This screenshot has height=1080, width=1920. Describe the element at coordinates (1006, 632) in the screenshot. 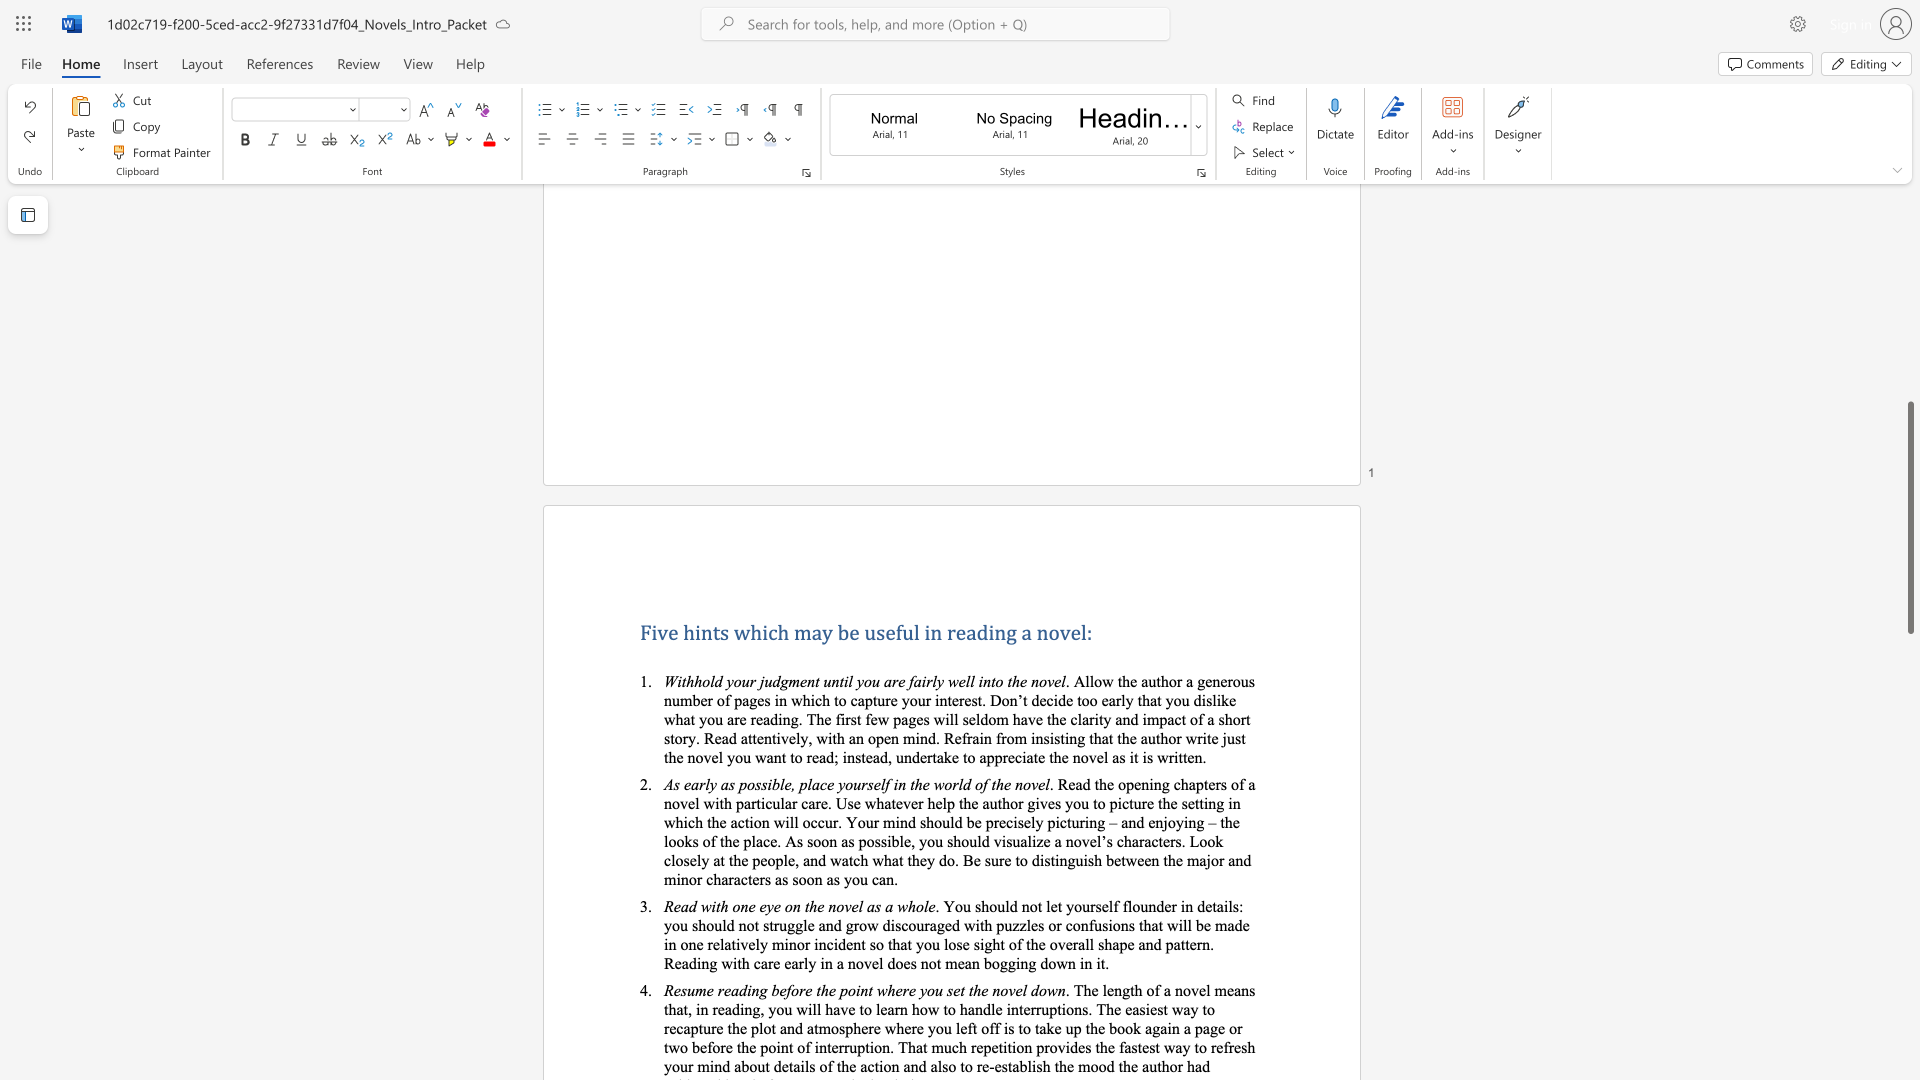

I see `the subset text "g a novel:" within the text "Five hints which may be useful in reading a novel:"` at that location.